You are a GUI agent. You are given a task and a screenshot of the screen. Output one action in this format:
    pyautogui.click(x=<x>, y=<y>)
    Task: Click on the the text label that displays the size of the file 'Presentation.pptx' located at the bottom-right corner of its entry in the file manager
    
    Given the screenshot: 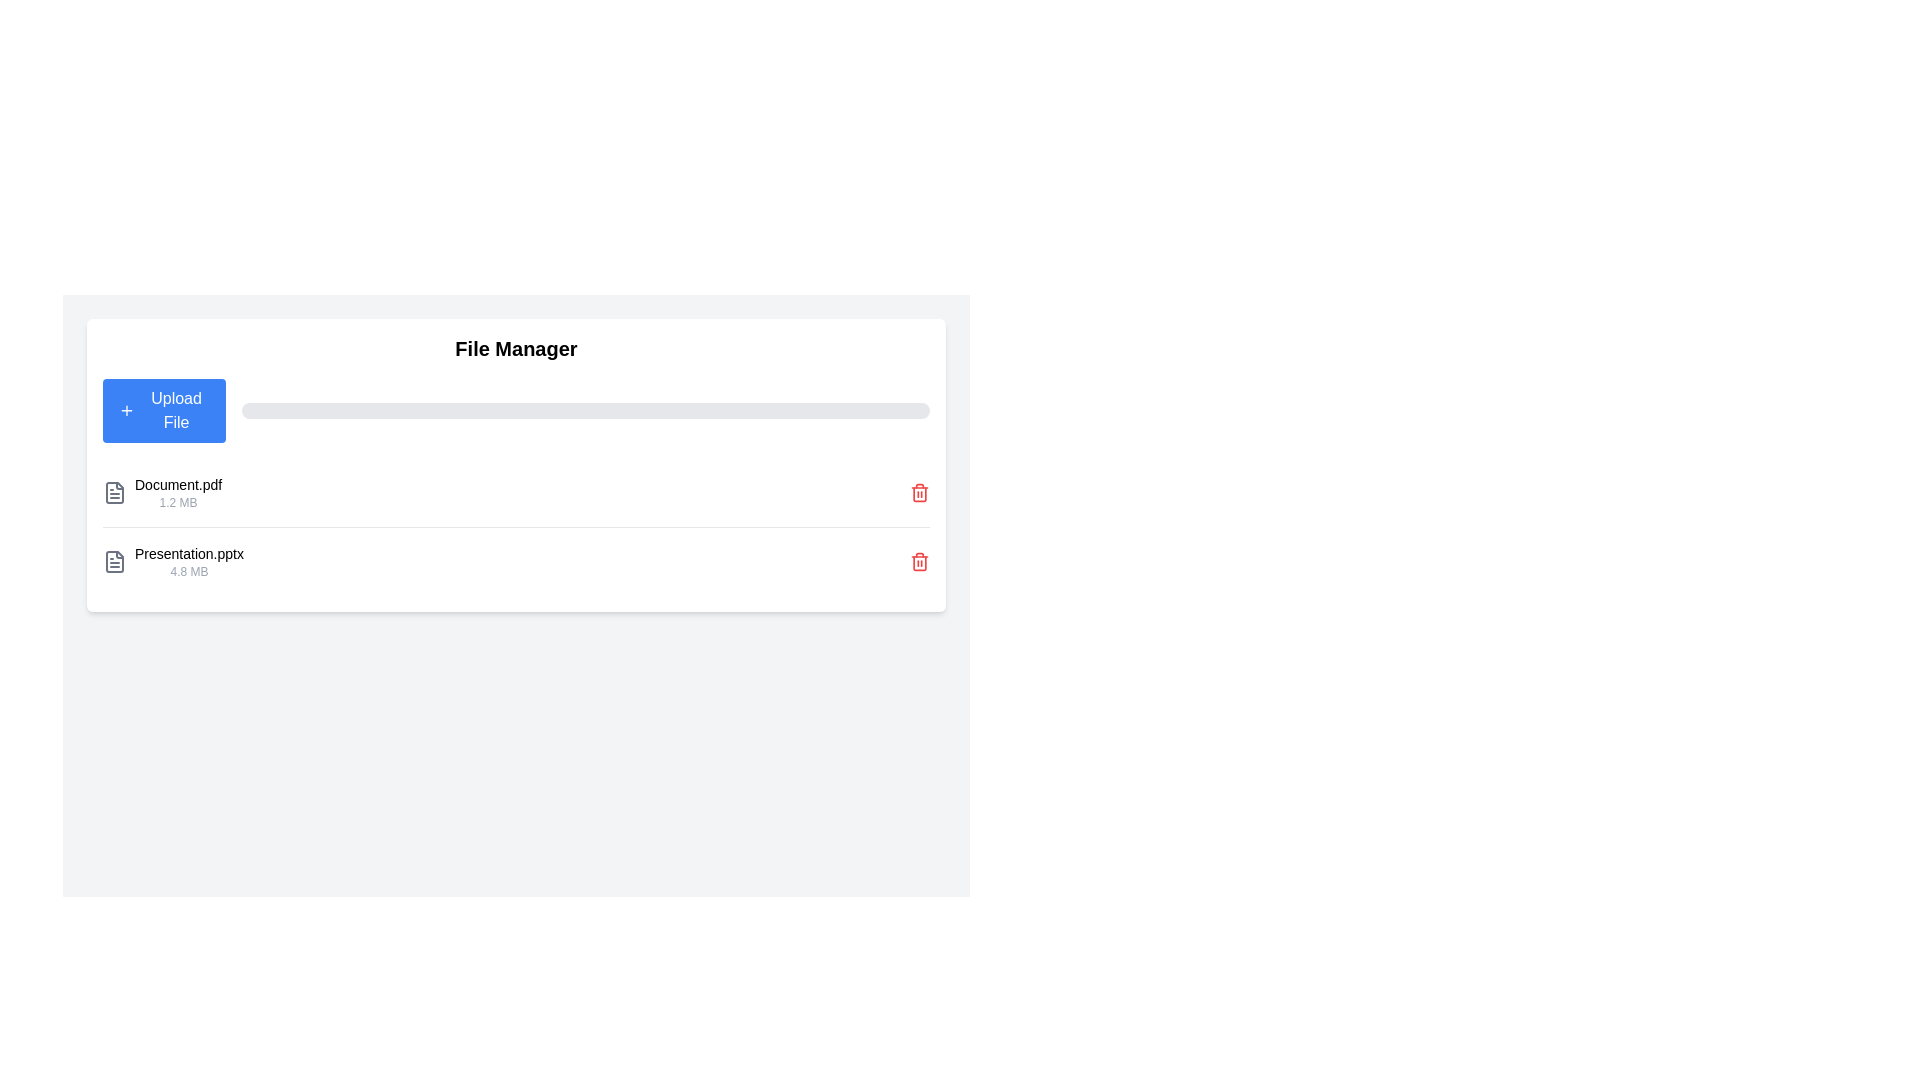 What is the action you would take?
    pyautogui.click(x=189, y=571)
    